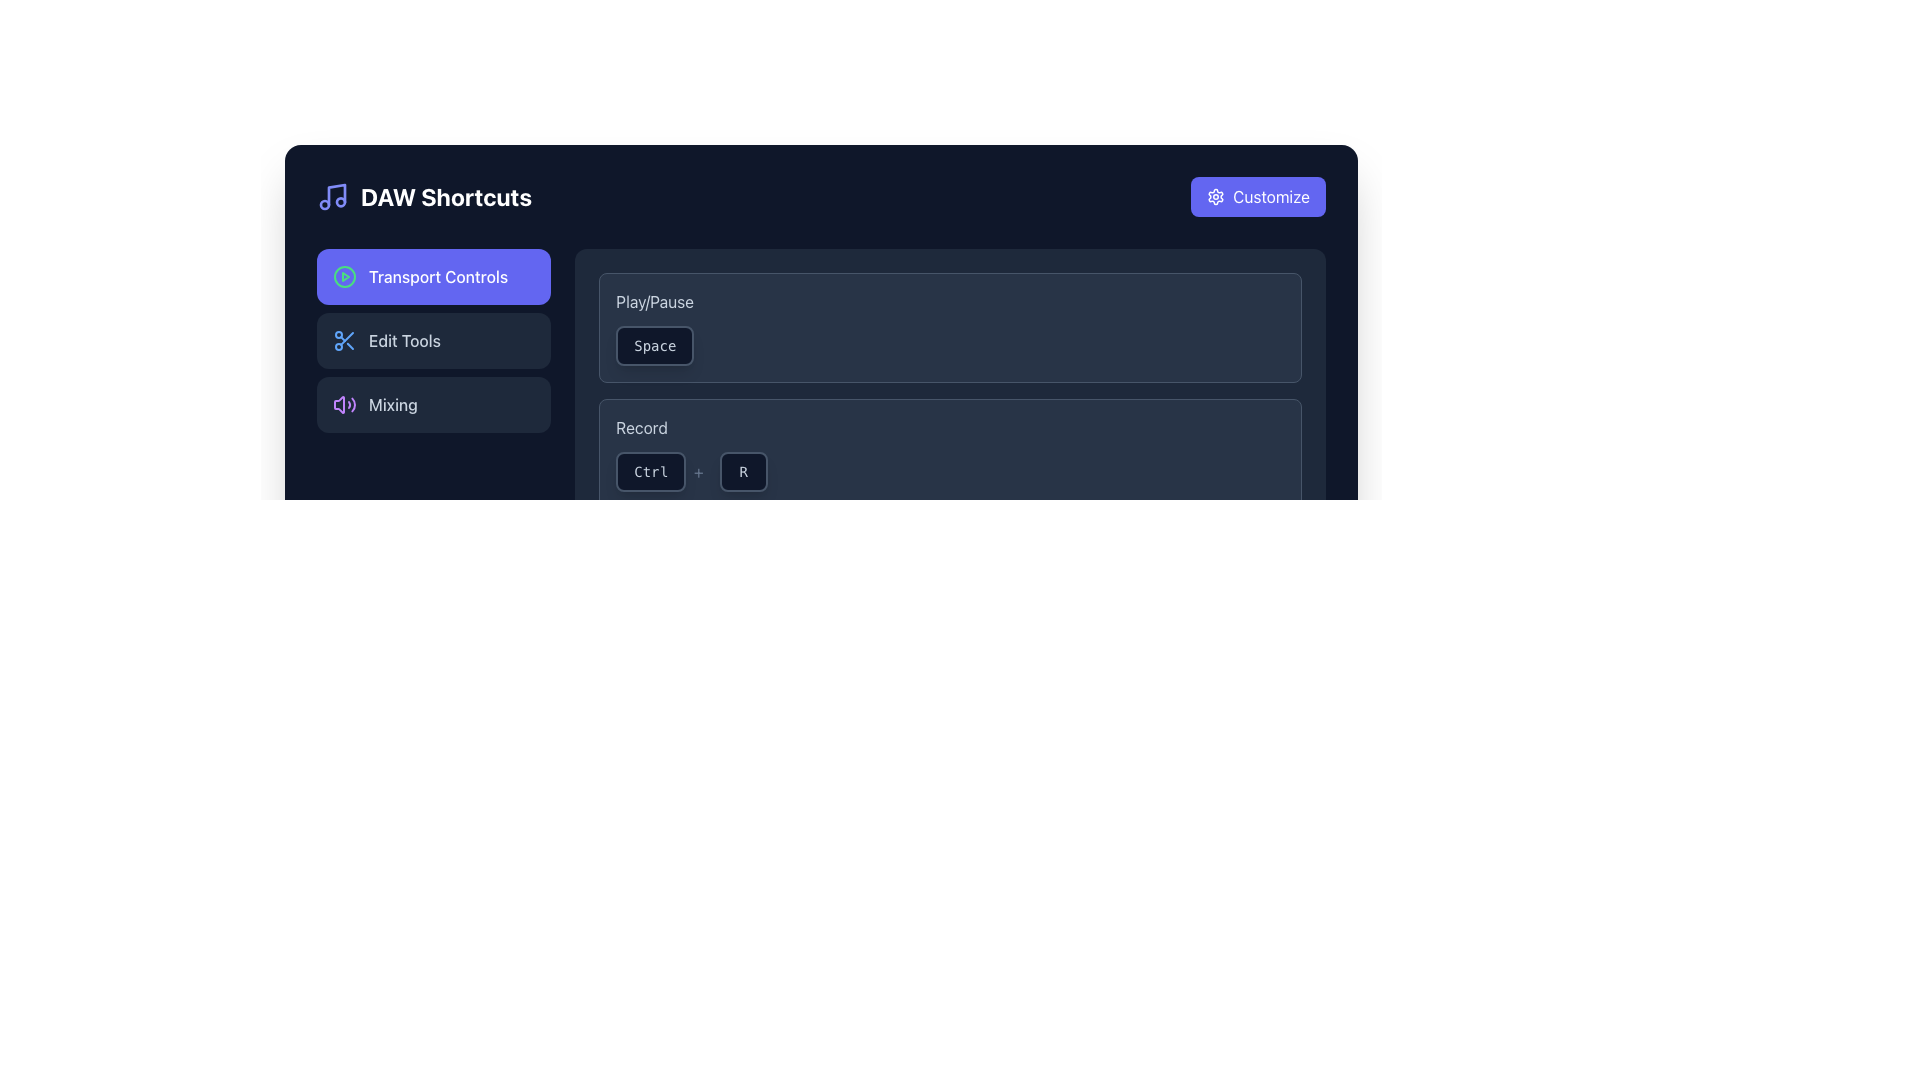 The width and height of the screenshot is (1920, 1080). Describe the element at coordinates (339, 405) in the screenshot. I see `the 'Mixing' icon located on the vertical sidebar menu, which is the third icon below the 'Transport Controls' and 'Edit Tools' options` at that location.